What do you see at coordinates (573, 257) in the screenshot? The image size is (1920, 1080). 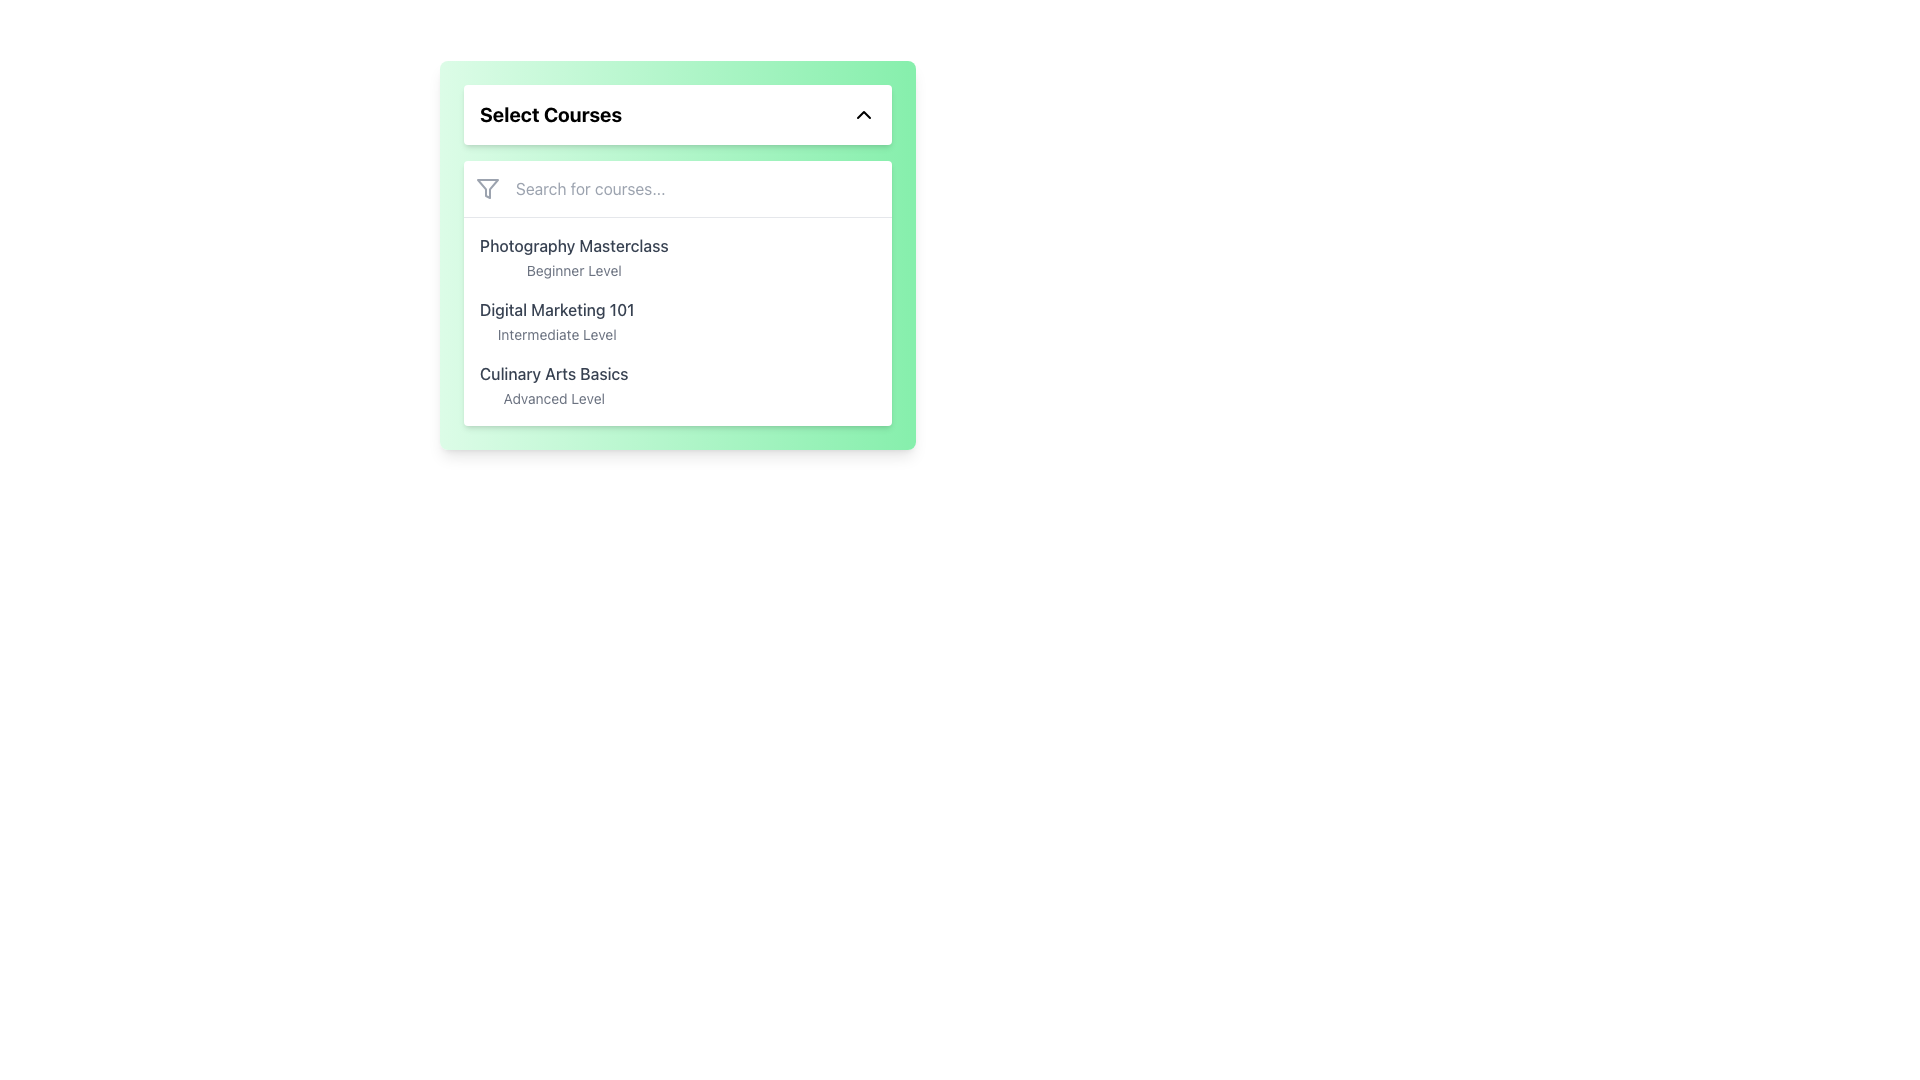 I see `the first item in the dropdown menu displaying the course title and difficulty level` at bounding box center [573, 257].